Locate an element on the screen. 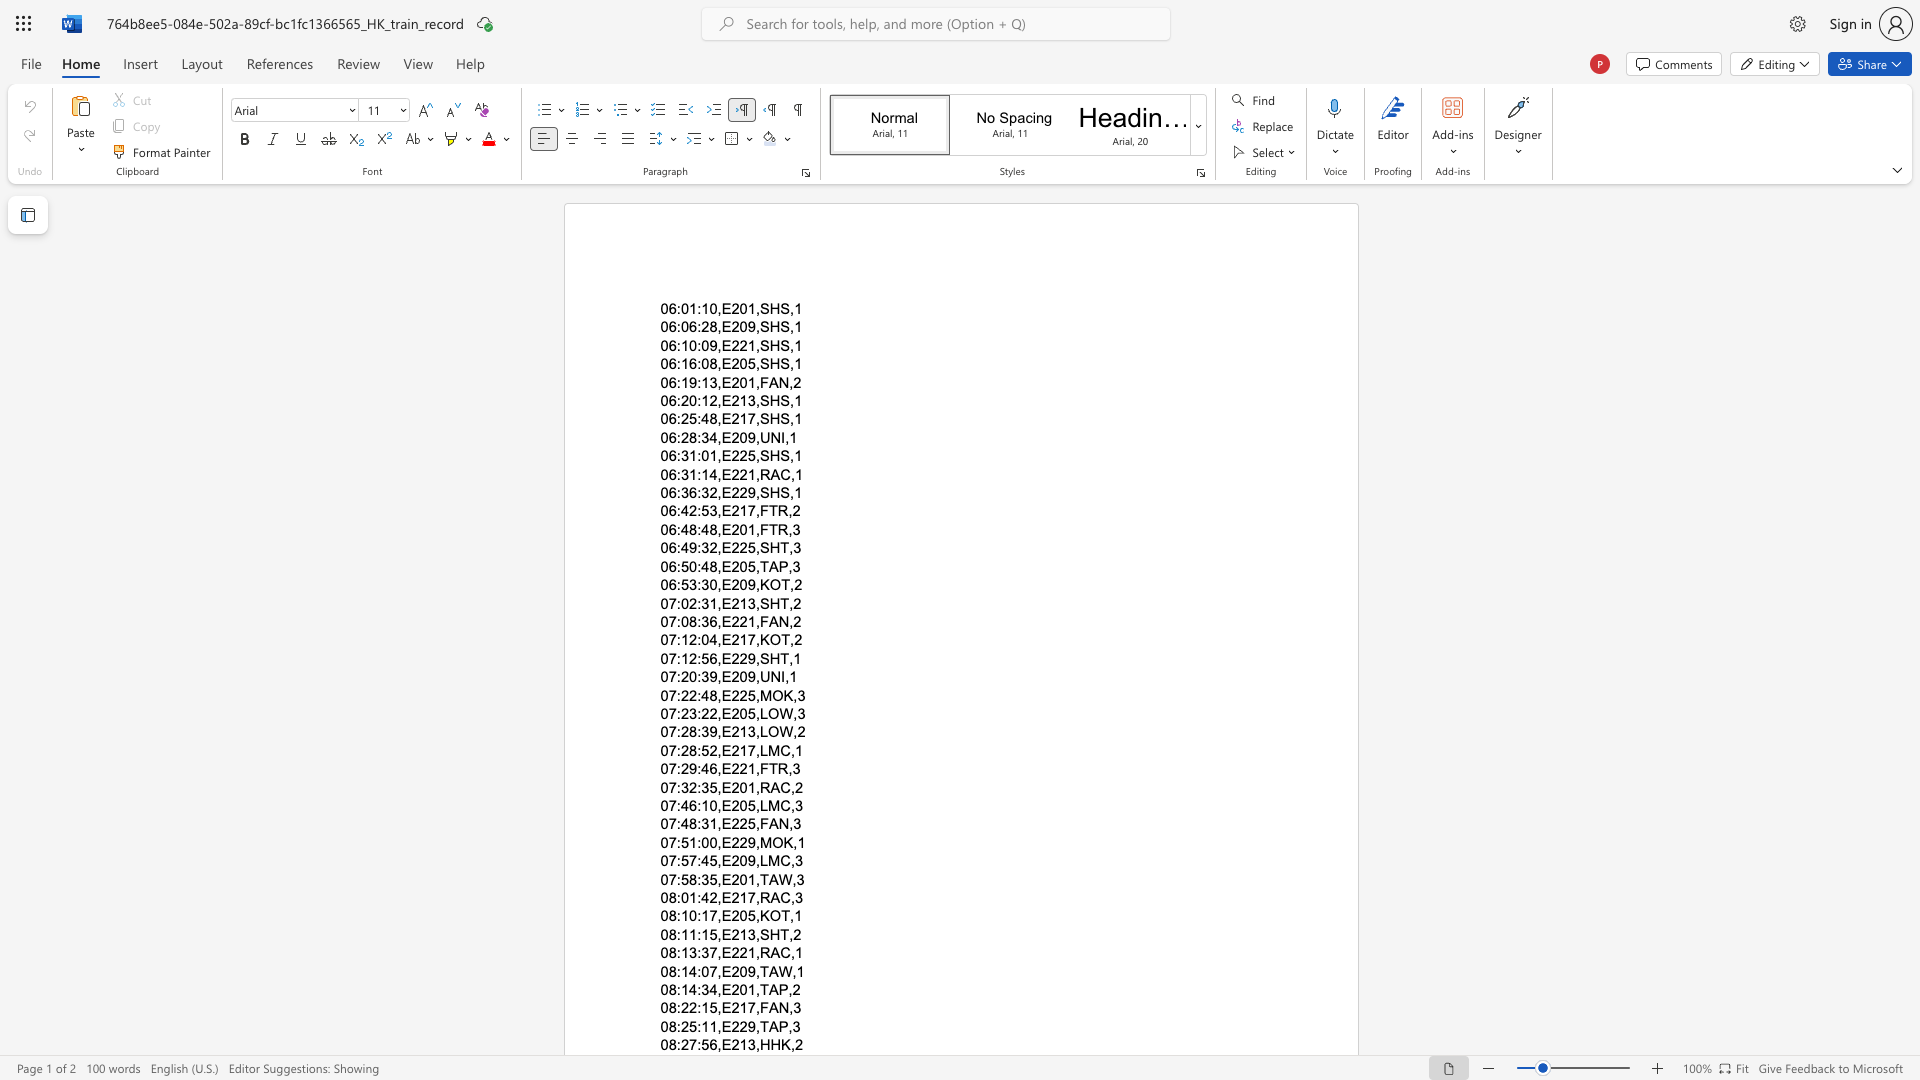  the subset text "KOT,2" within the text "07:12:04,E217,KOT,2" is located at coordinates (758, 640).